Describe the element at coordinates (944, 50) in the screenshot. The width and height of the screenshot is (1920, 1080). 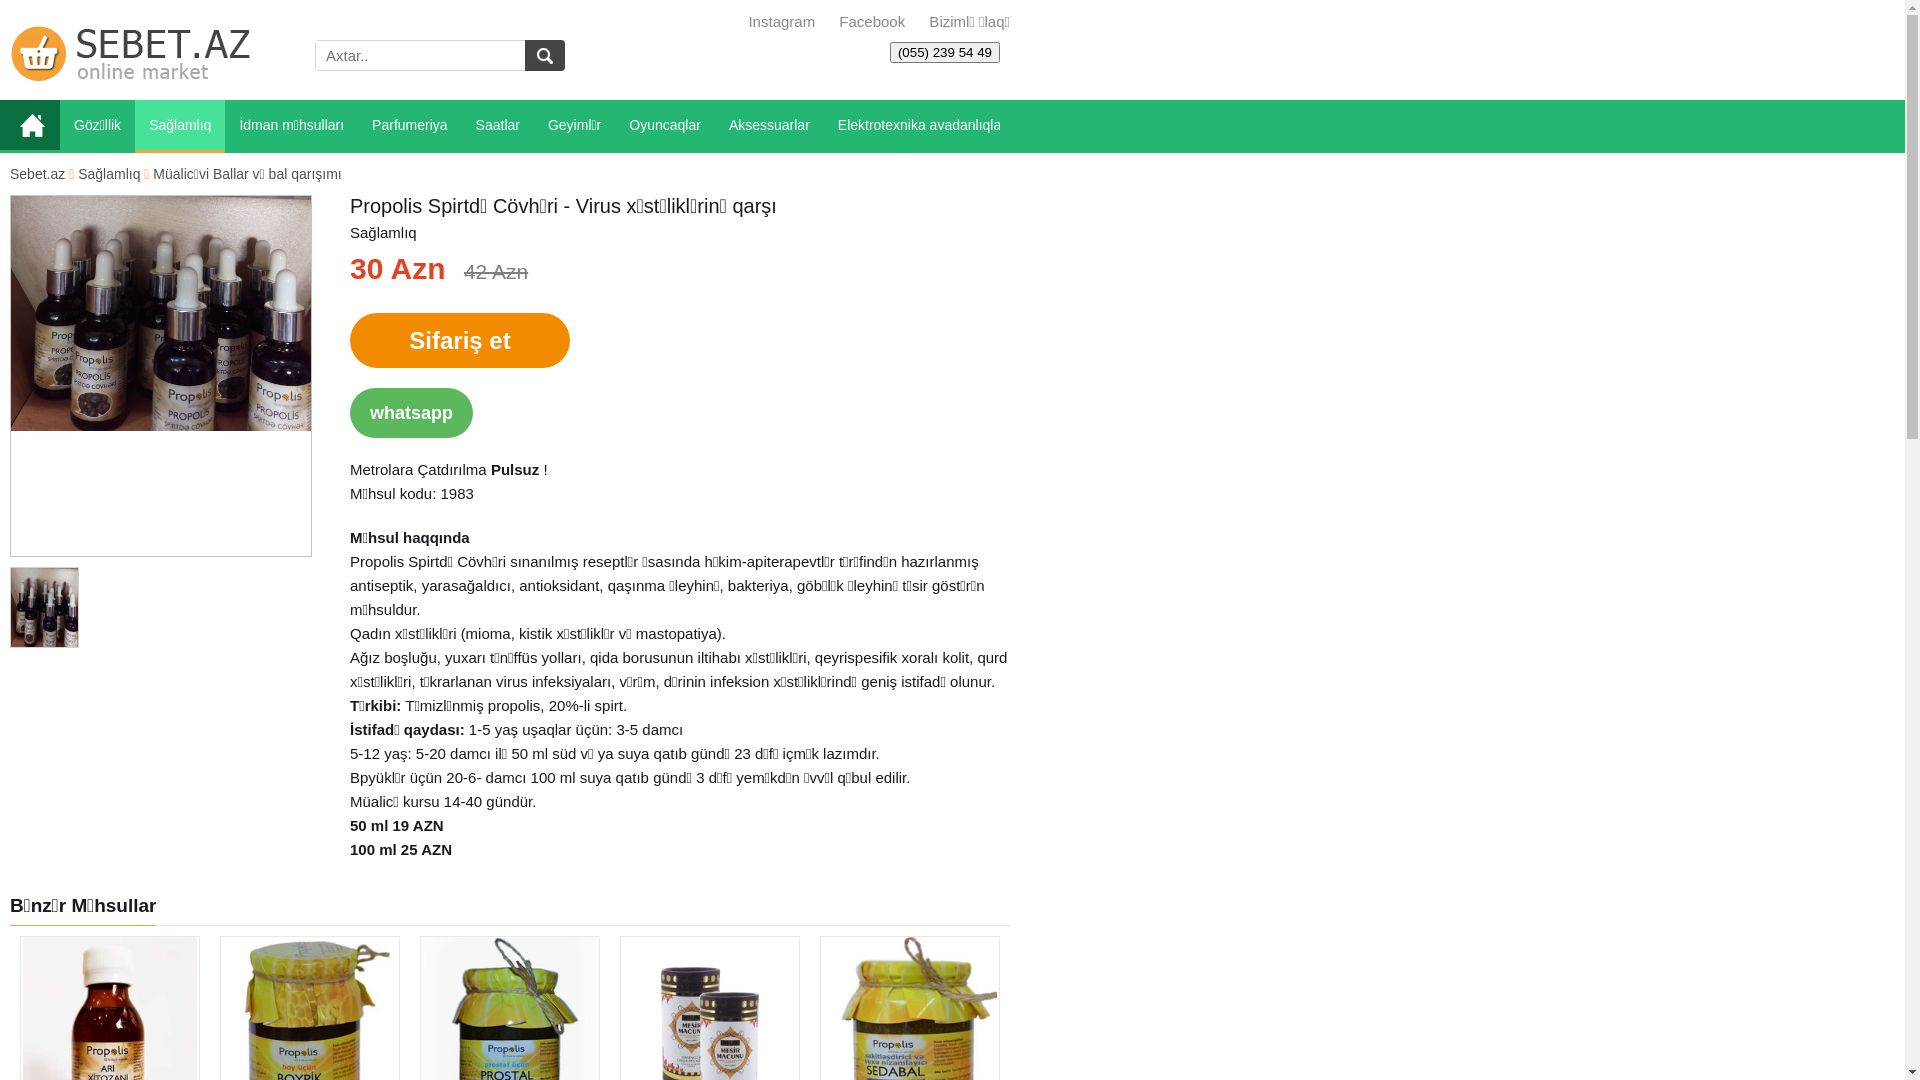
I see `'(055) 239 54 49'` at that location.